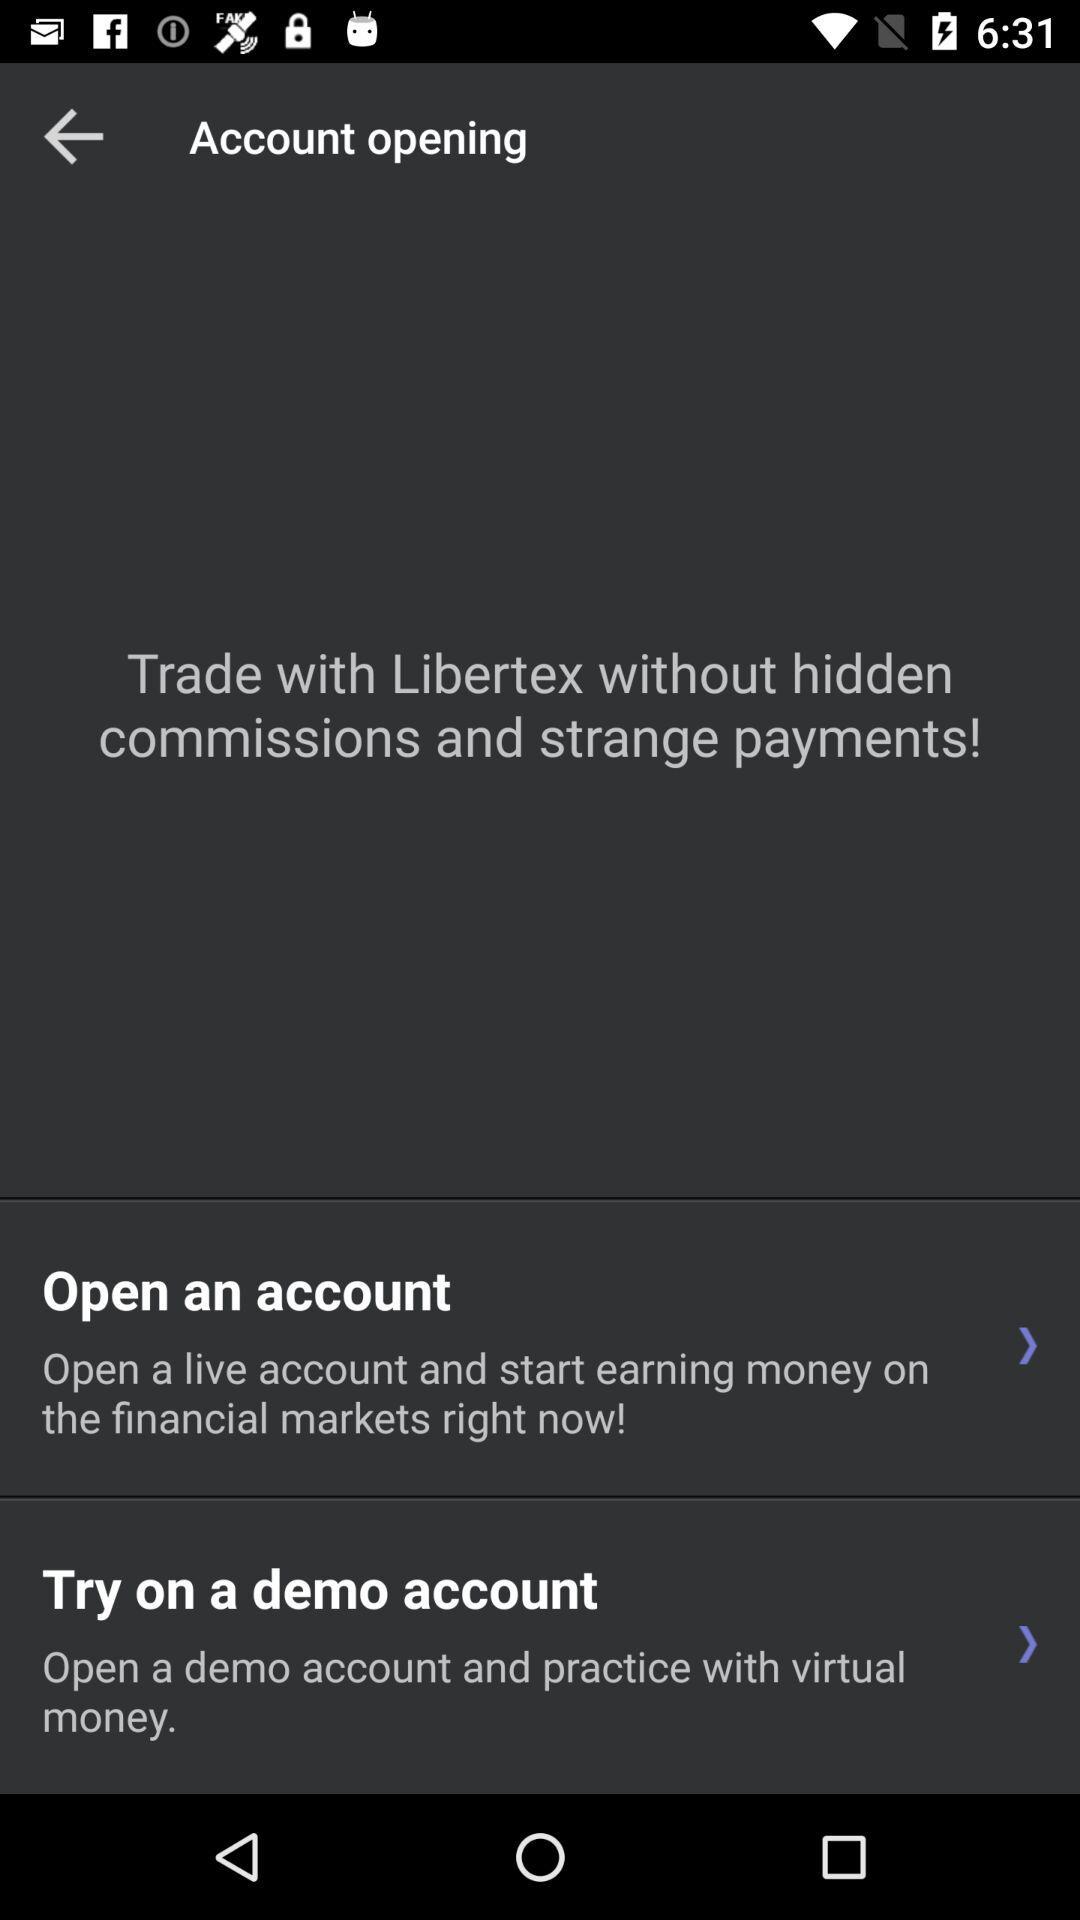 The height and width of the screenshot is (1920, 1080). I want to click on go back, so click(72, 135).